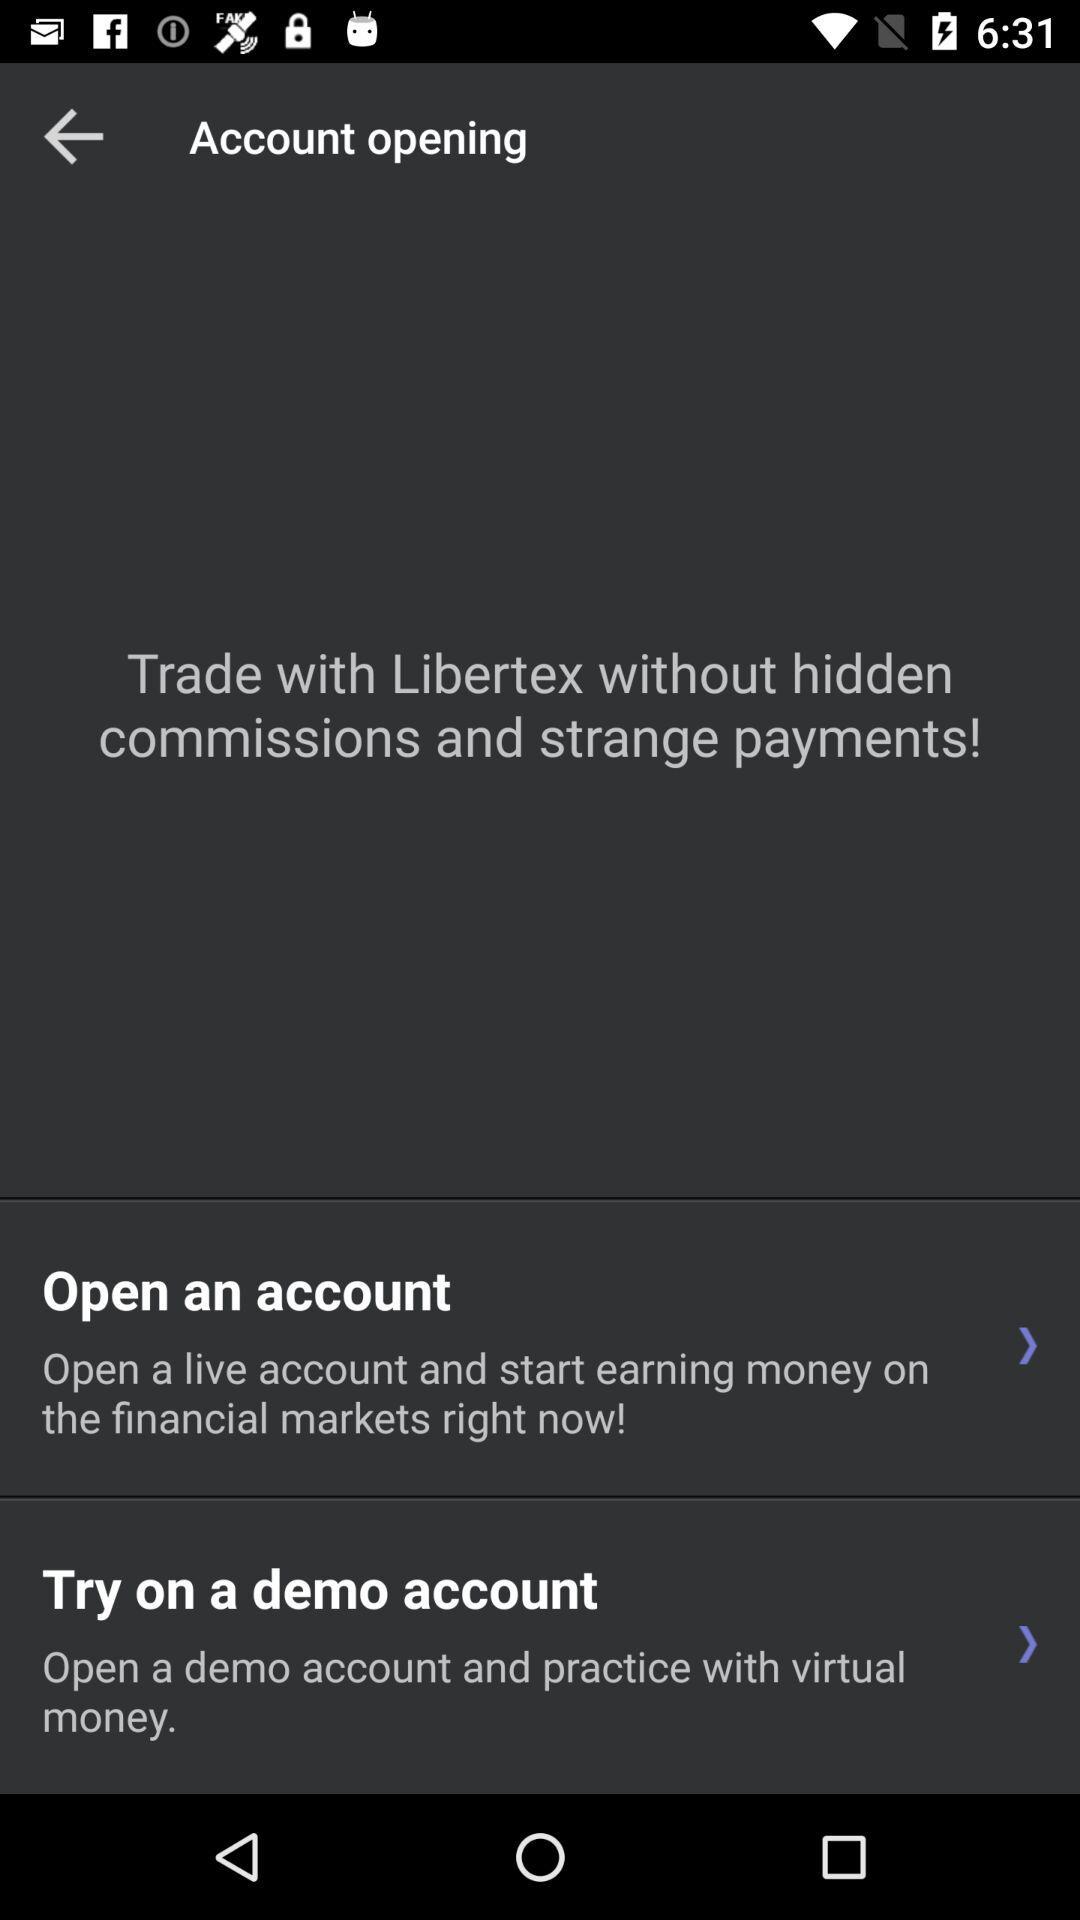 The height and width of the screenshot is (1920, 1080). I want to click on go back, so click(72, 135).